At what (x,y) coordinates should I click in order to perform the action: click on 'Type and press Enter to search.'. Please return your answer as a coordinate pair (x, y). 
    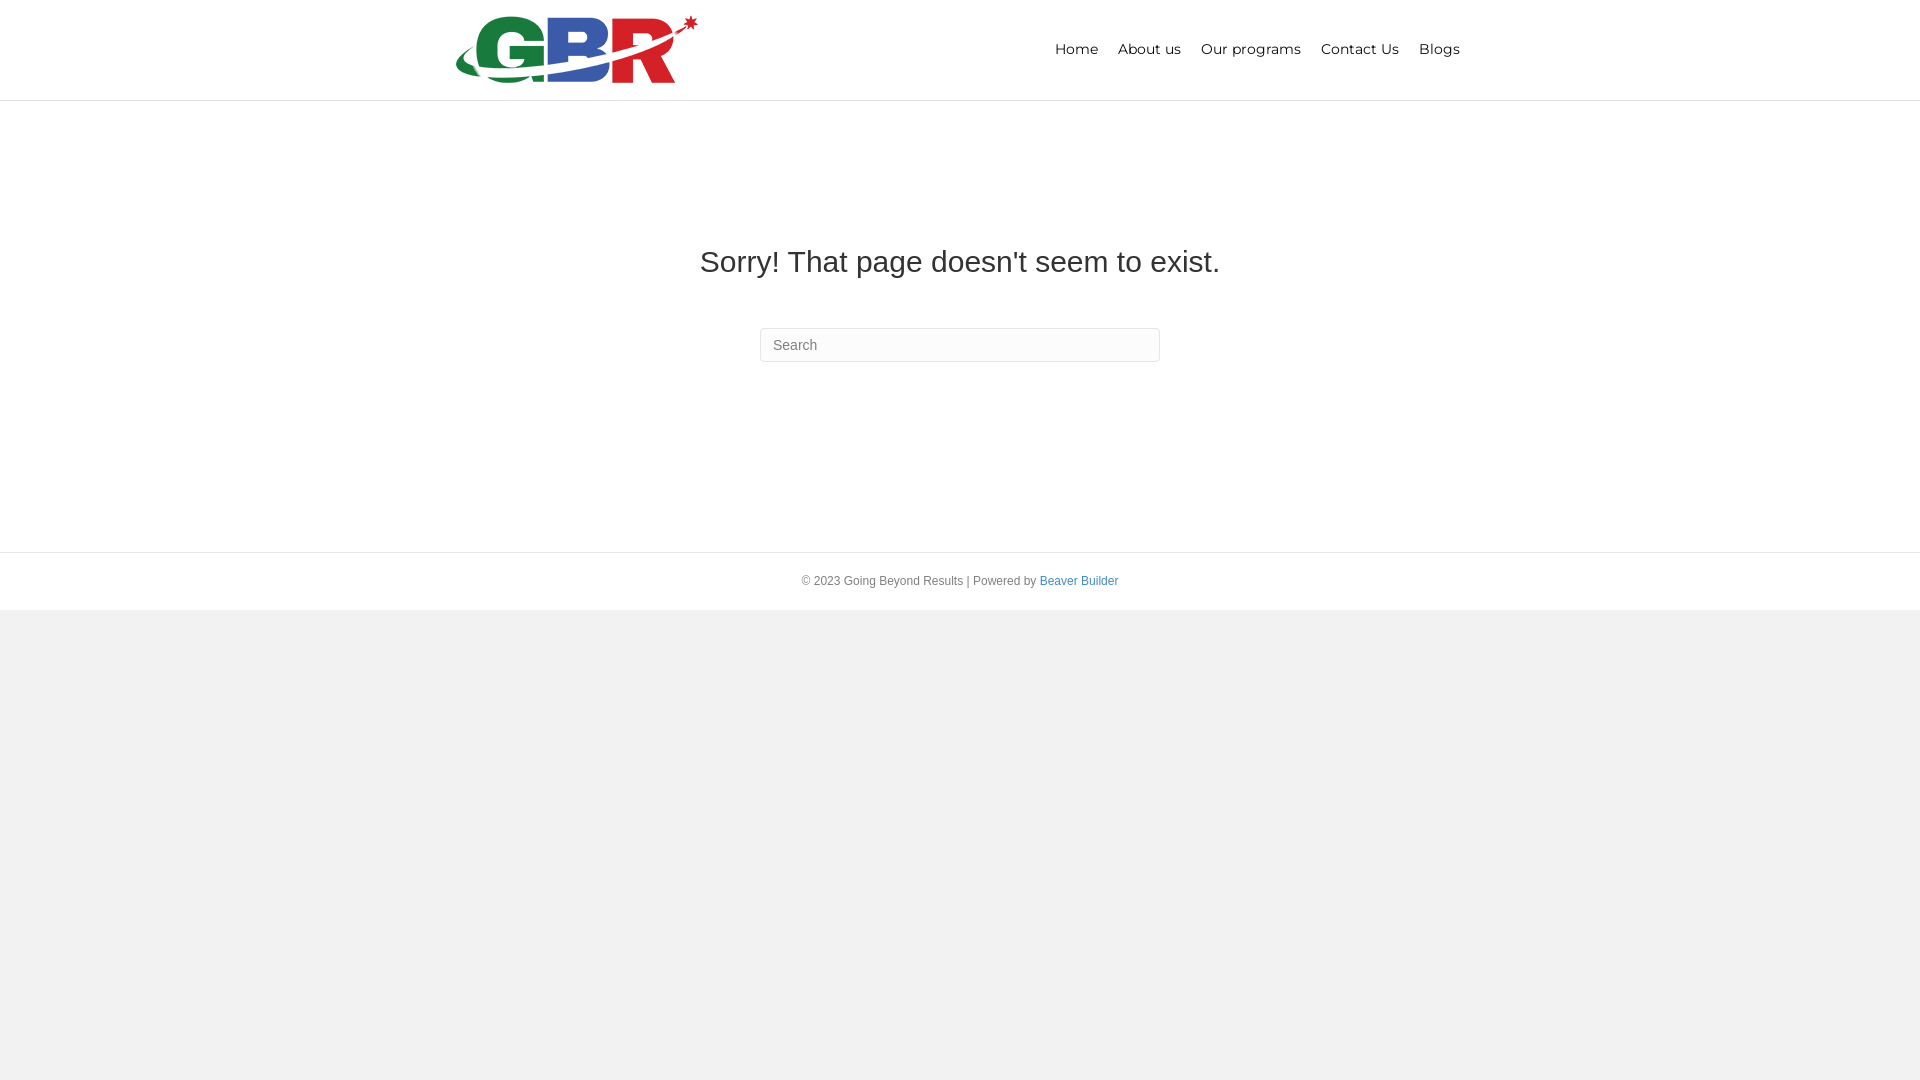
    Looking at the image, I should click on (960, 343).